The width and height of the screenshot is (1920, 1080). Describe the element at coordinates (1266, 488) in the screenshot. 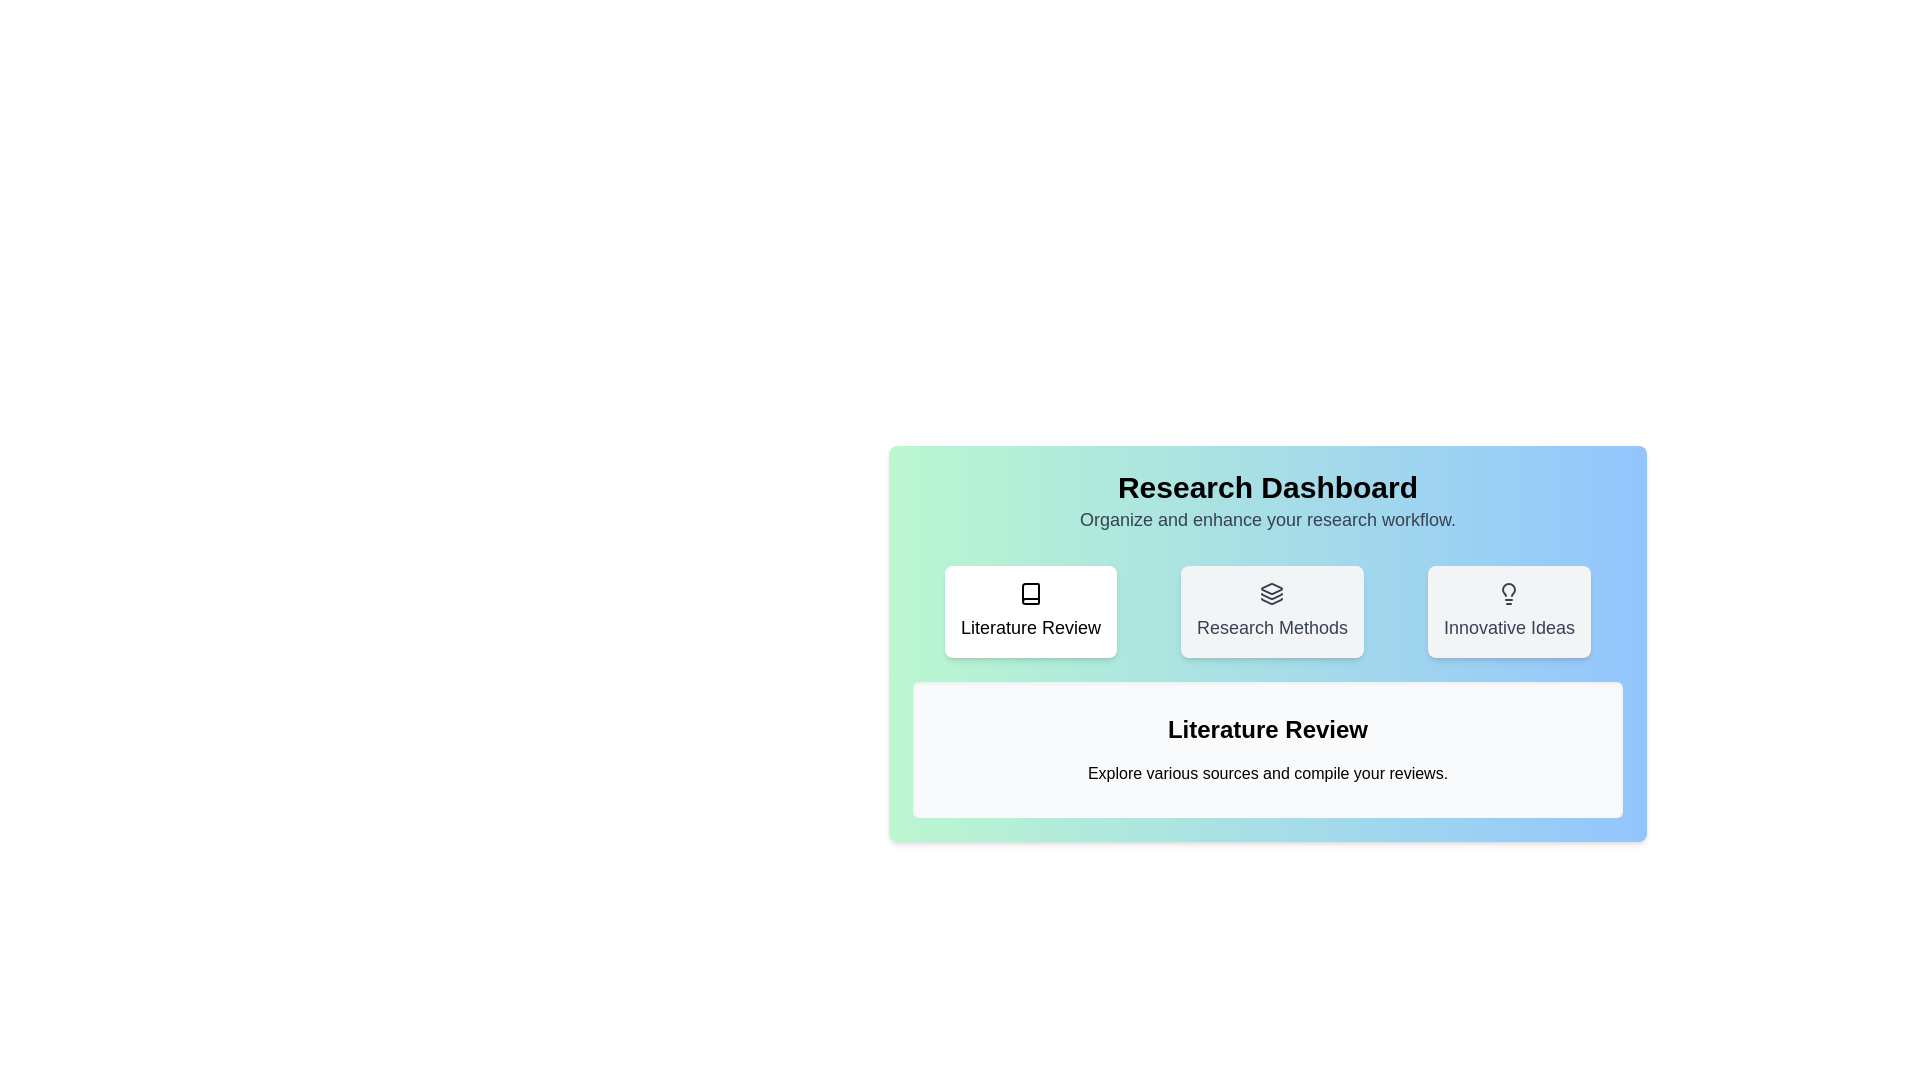

I see `the header text 'Research Dashboard'` at that location.